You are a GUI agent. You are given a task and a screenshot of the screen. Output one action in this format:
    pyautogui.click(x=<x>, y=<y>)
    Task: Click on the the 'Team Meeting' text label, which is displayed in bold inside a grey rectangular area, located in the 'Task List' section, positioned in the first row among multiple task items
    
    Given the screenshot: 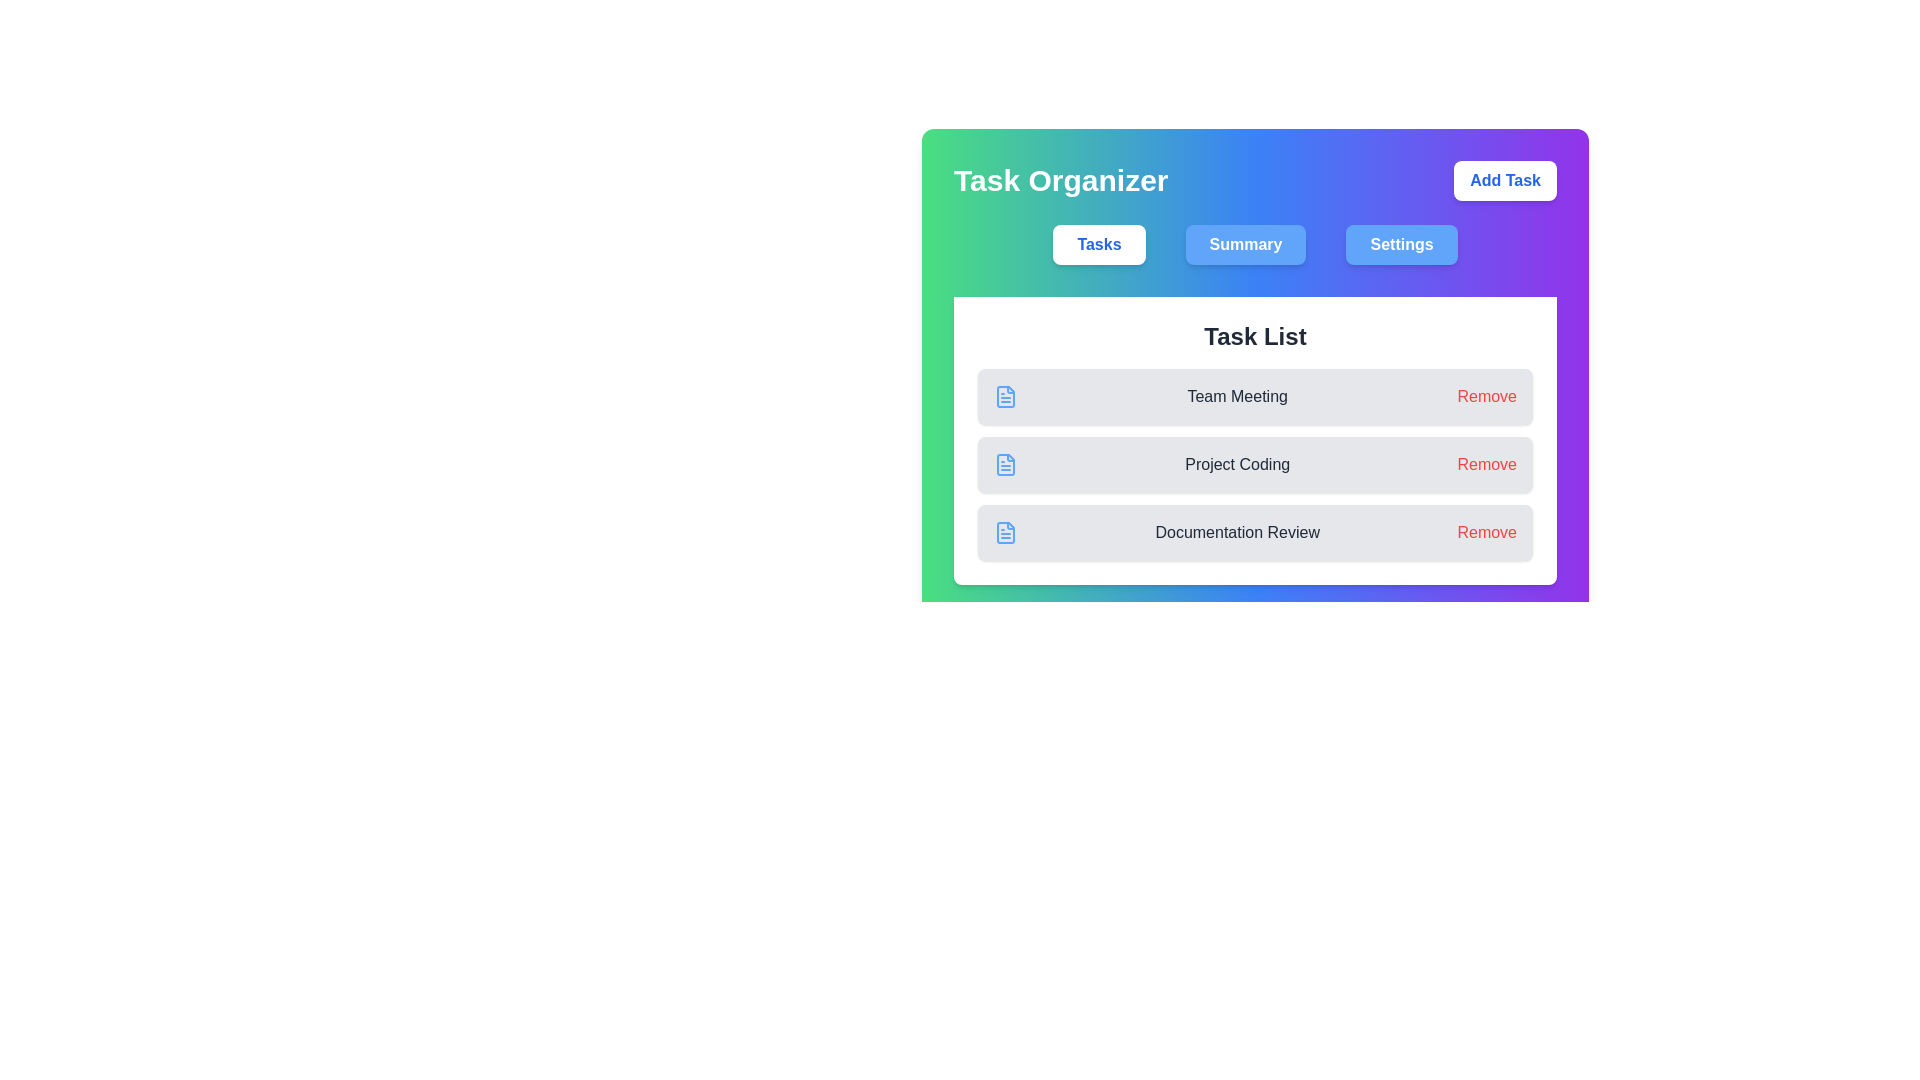 What is the action you would take?
    pyautogui.click(x=1236, y=397)
    